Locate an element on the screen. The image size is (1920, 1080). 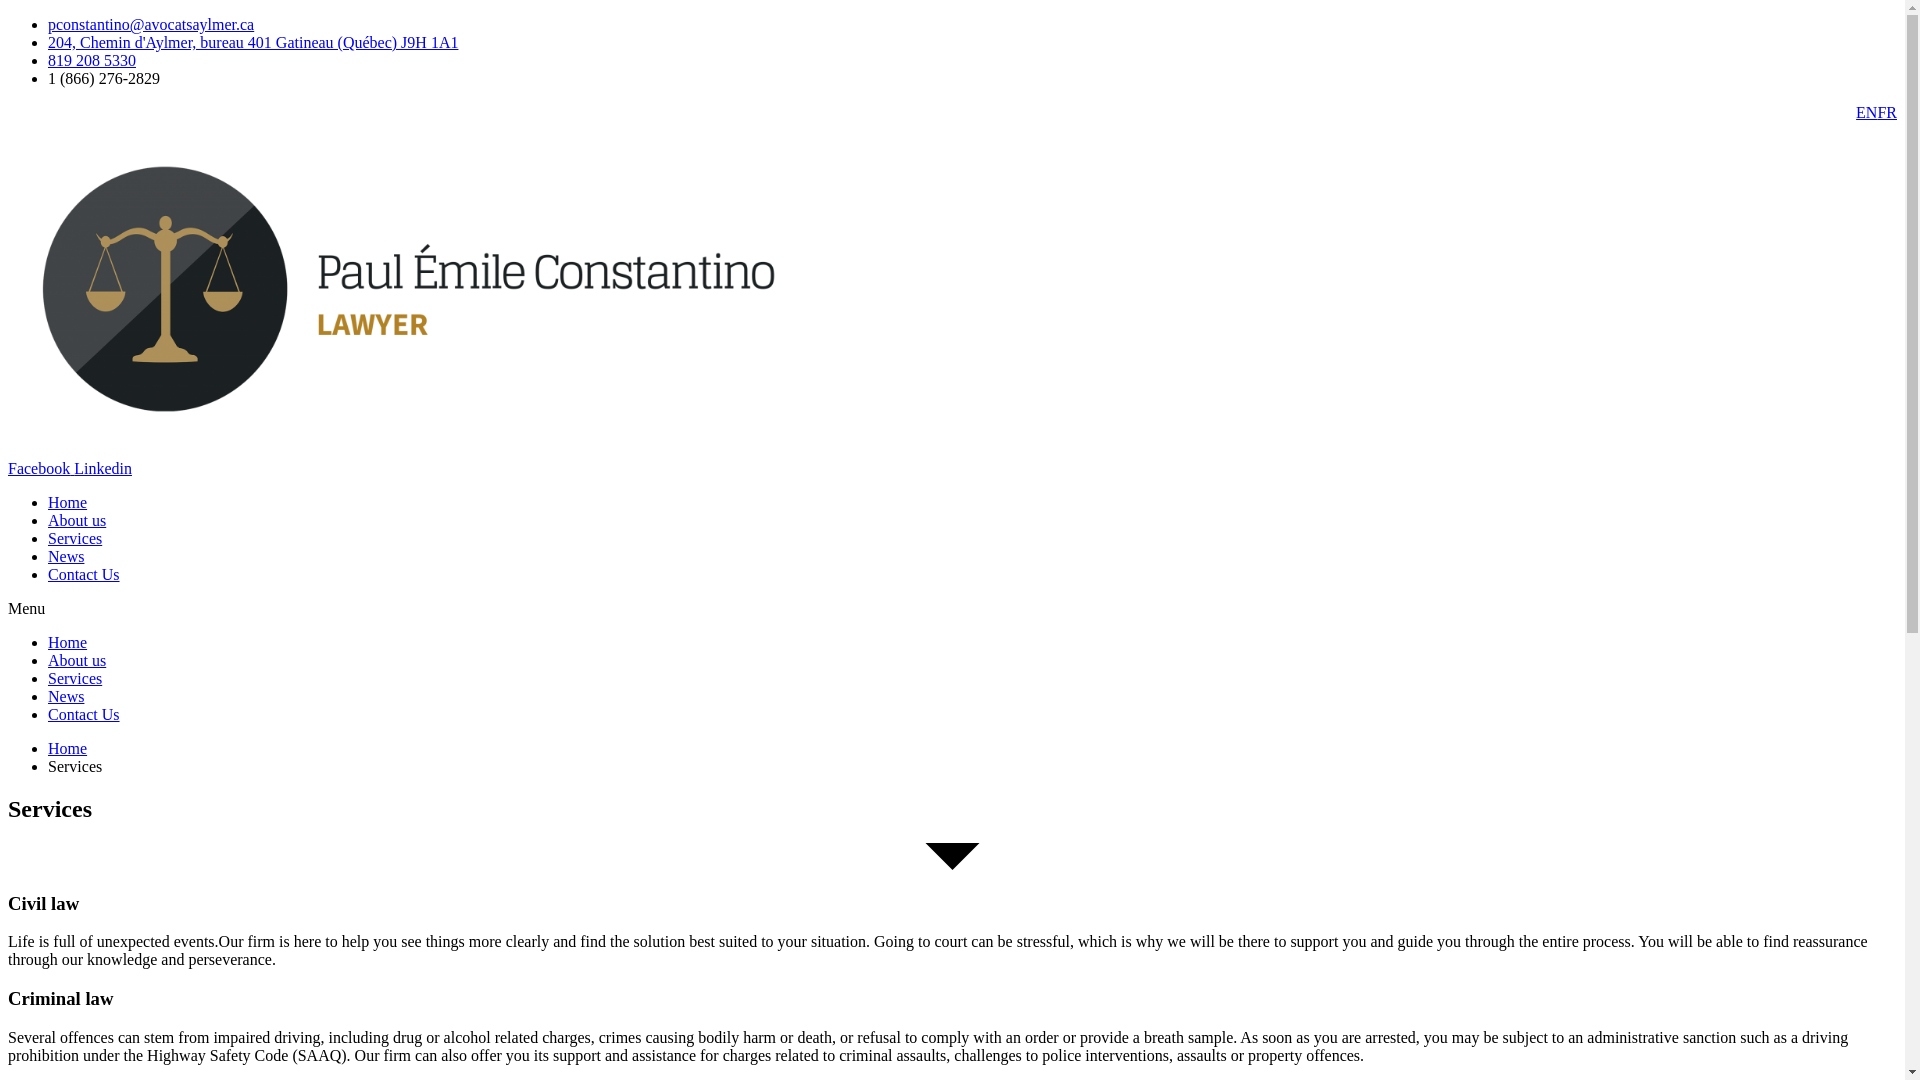
'Services' is located at coordinates (75, 677).